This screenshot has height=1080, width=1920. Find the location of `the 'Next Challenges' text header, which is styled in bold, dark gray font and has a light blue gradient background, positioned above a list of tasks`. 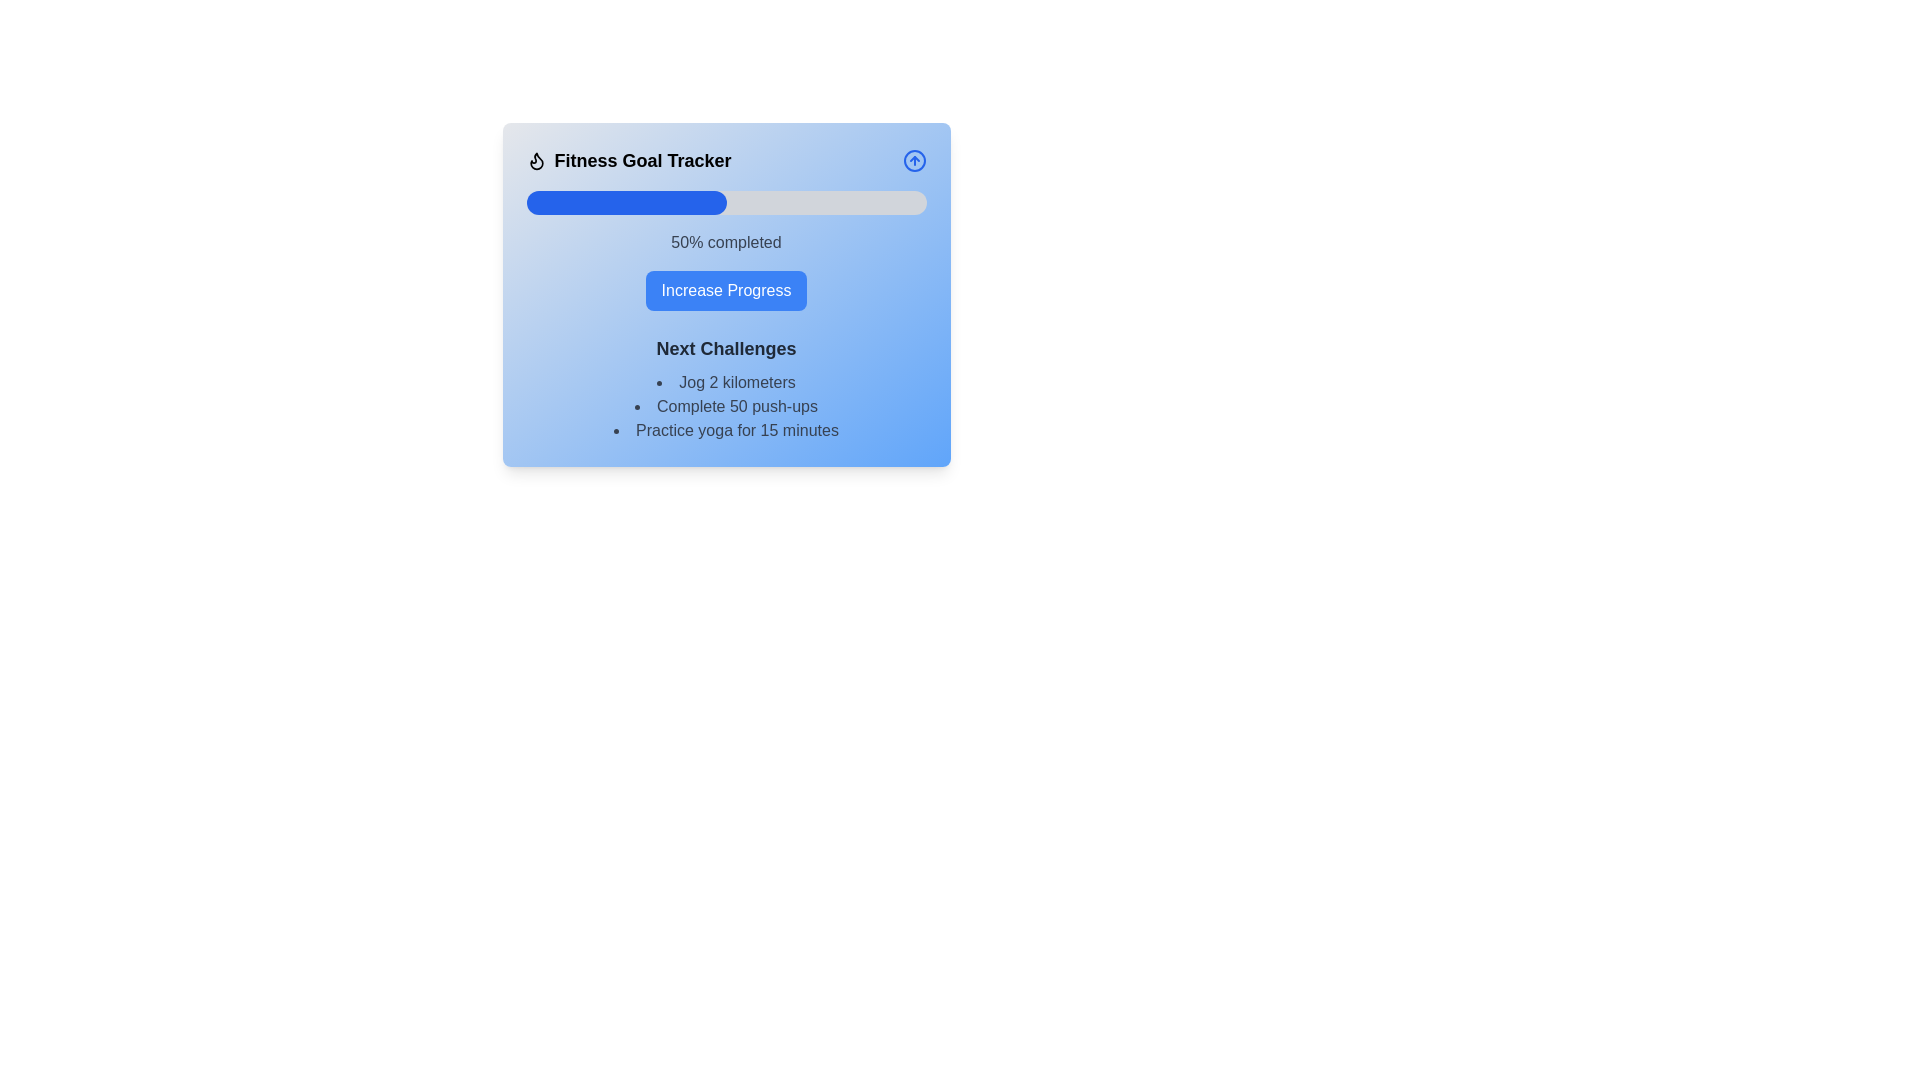

the 'Next Challenges' text header, which is styled in bold, dark gray font and has a light blue gradient background, positioned above a list of tasks is located at coordinates (725, 347).